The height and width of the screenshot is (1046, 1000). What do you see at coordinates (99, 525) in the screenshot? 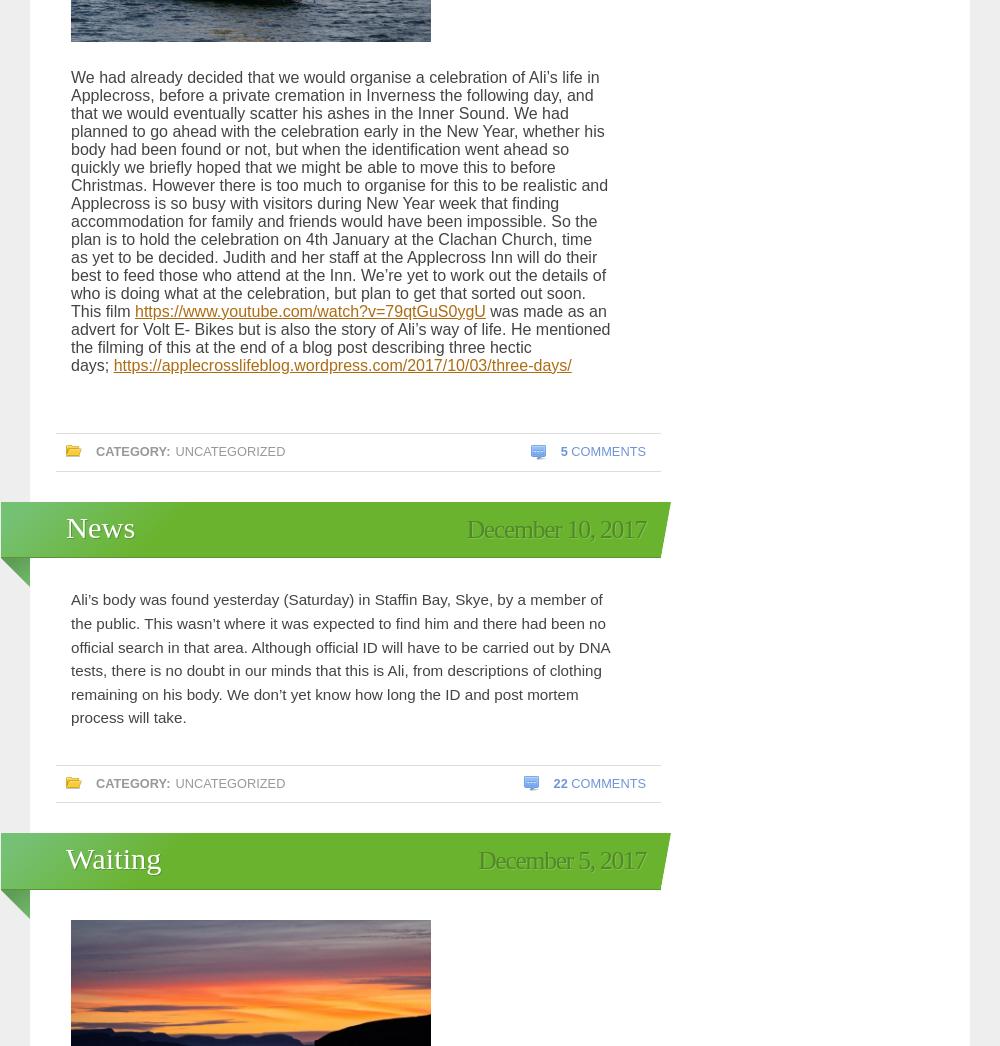
I see `'News'` at bounding box center [99, 525].